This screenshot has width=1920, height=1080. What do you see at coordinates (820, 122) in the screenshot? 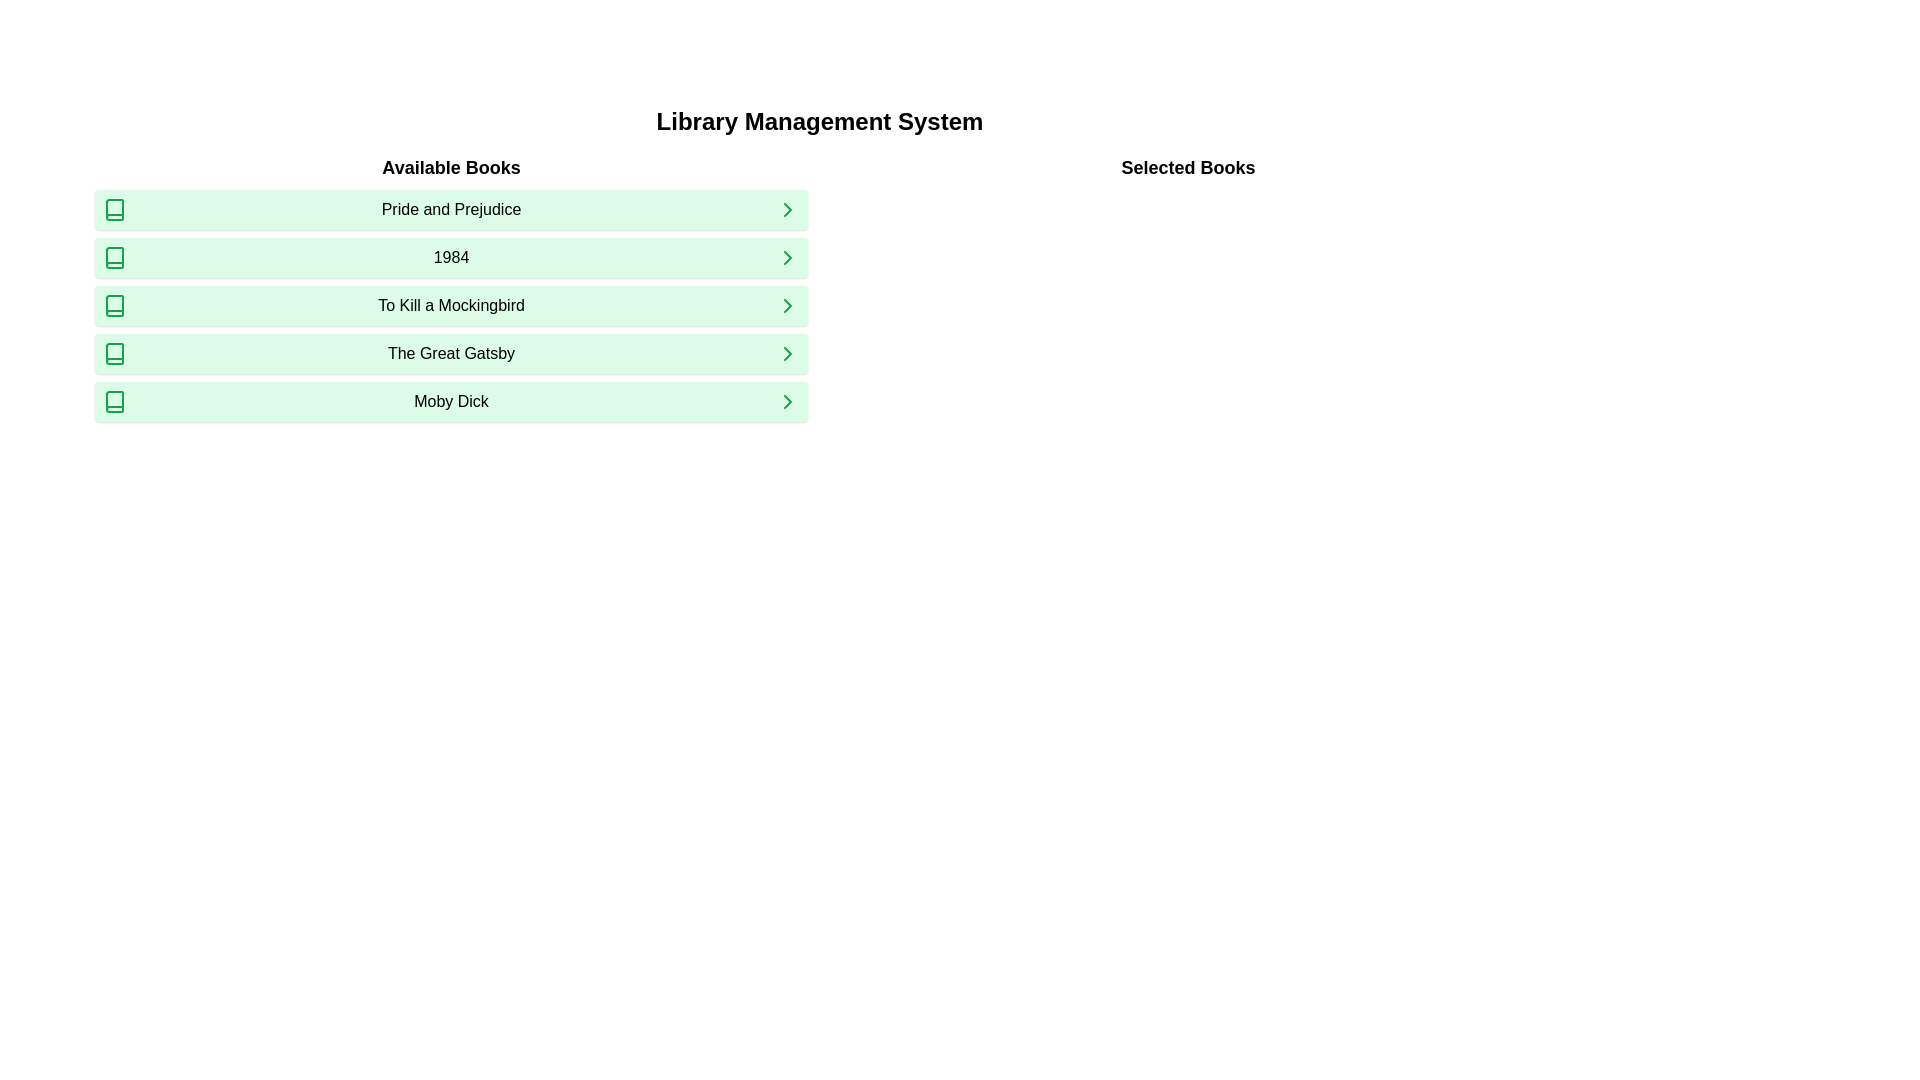
I see `the main heading text label that indicates the purpose of the application, positioned centrally above the two-column layout of available and selected books` at bounding box center [820, 122].